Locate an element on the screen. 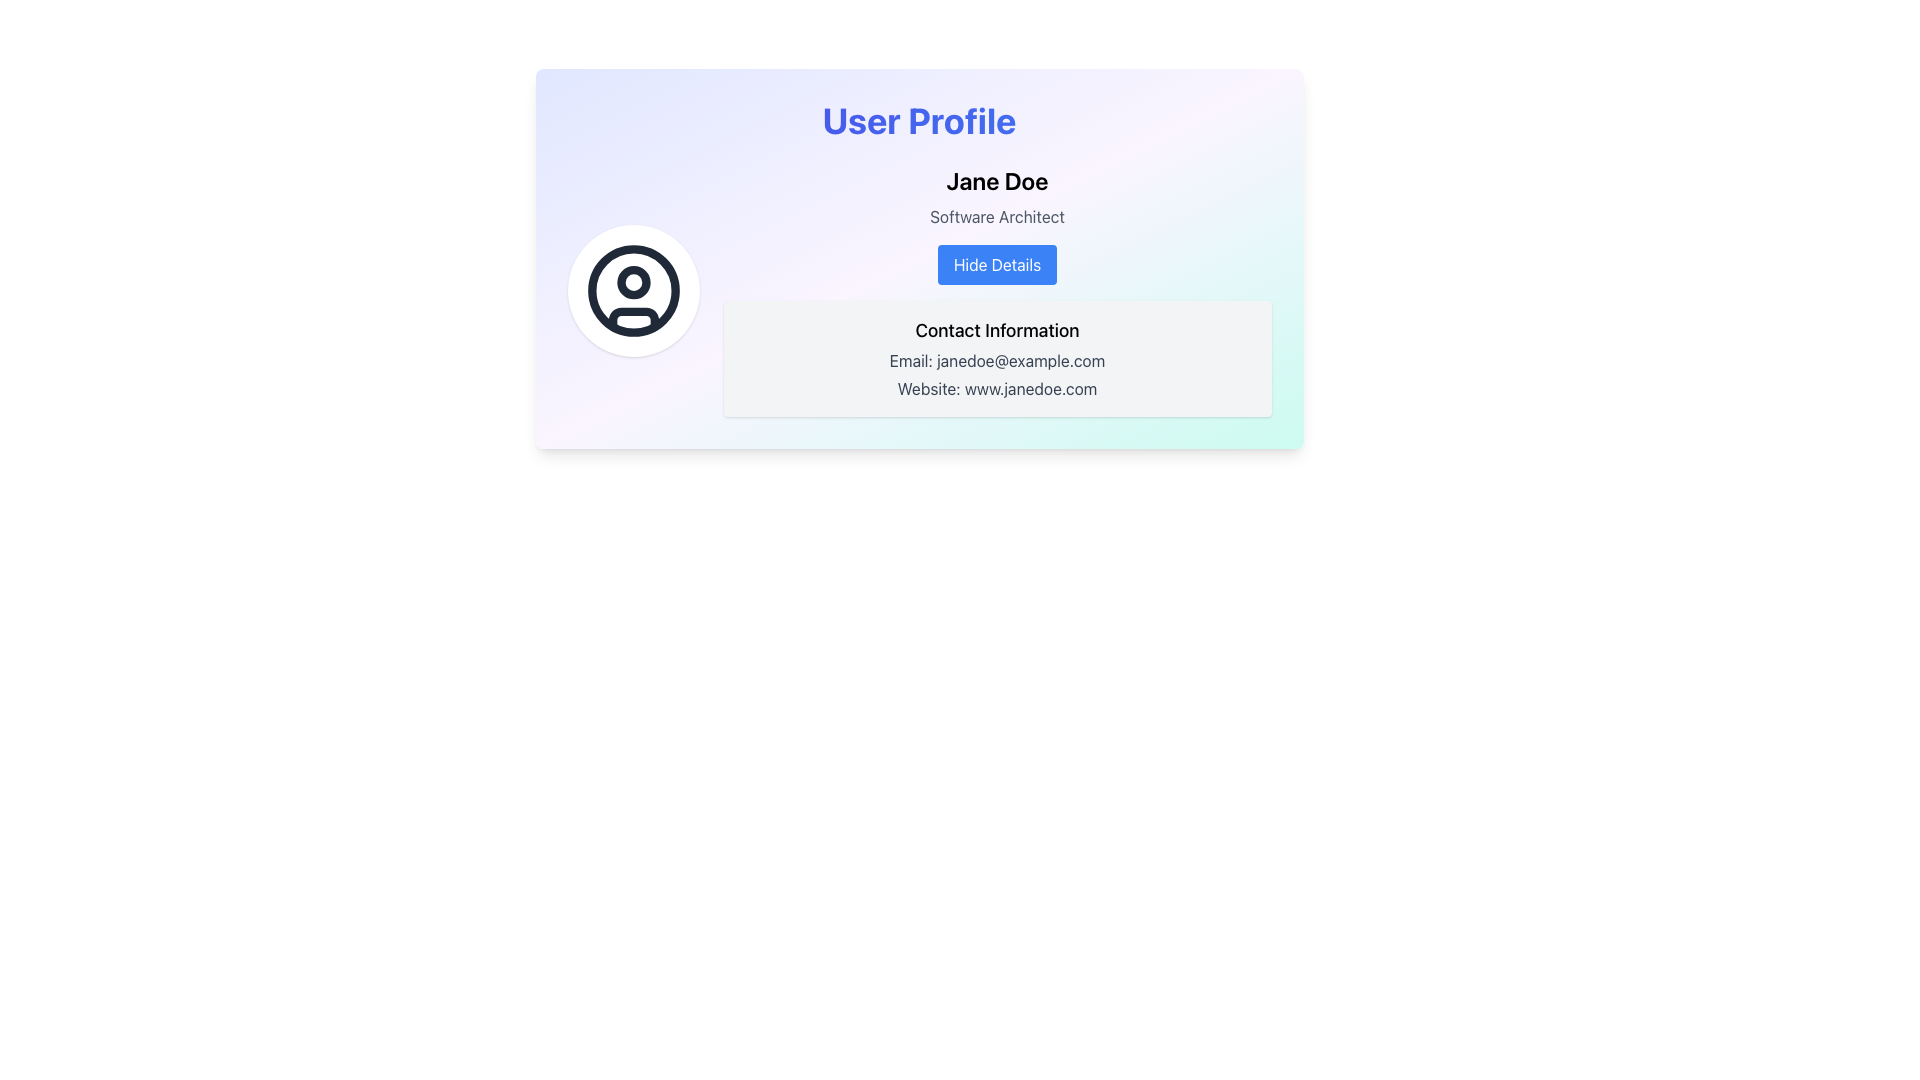  the static text element that provides the URL link of the user's website, located below the 'Email: janedoe@example.com' line in the 'Contact Information' box is located at coordinates (997, 389).